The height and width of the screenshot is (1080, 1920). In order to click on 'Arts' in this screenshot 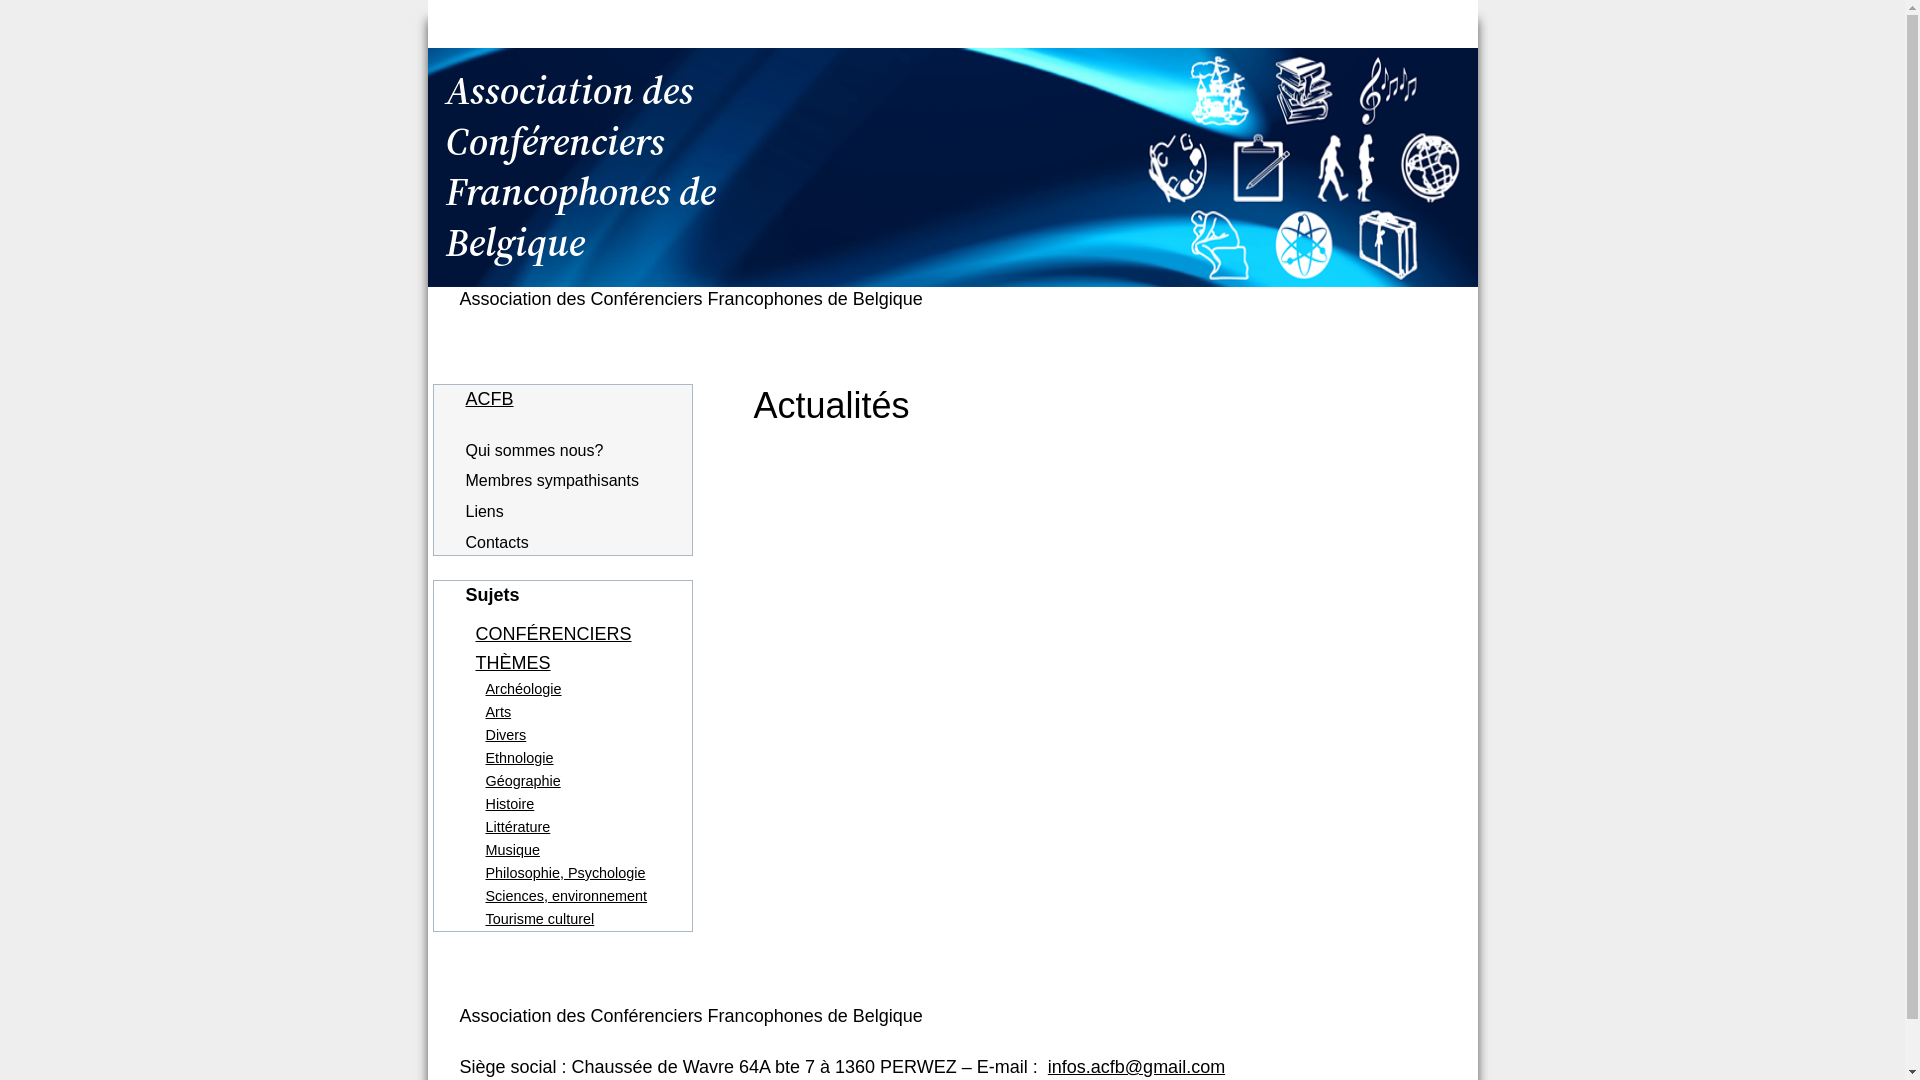, I will do `click(499, 711)`.